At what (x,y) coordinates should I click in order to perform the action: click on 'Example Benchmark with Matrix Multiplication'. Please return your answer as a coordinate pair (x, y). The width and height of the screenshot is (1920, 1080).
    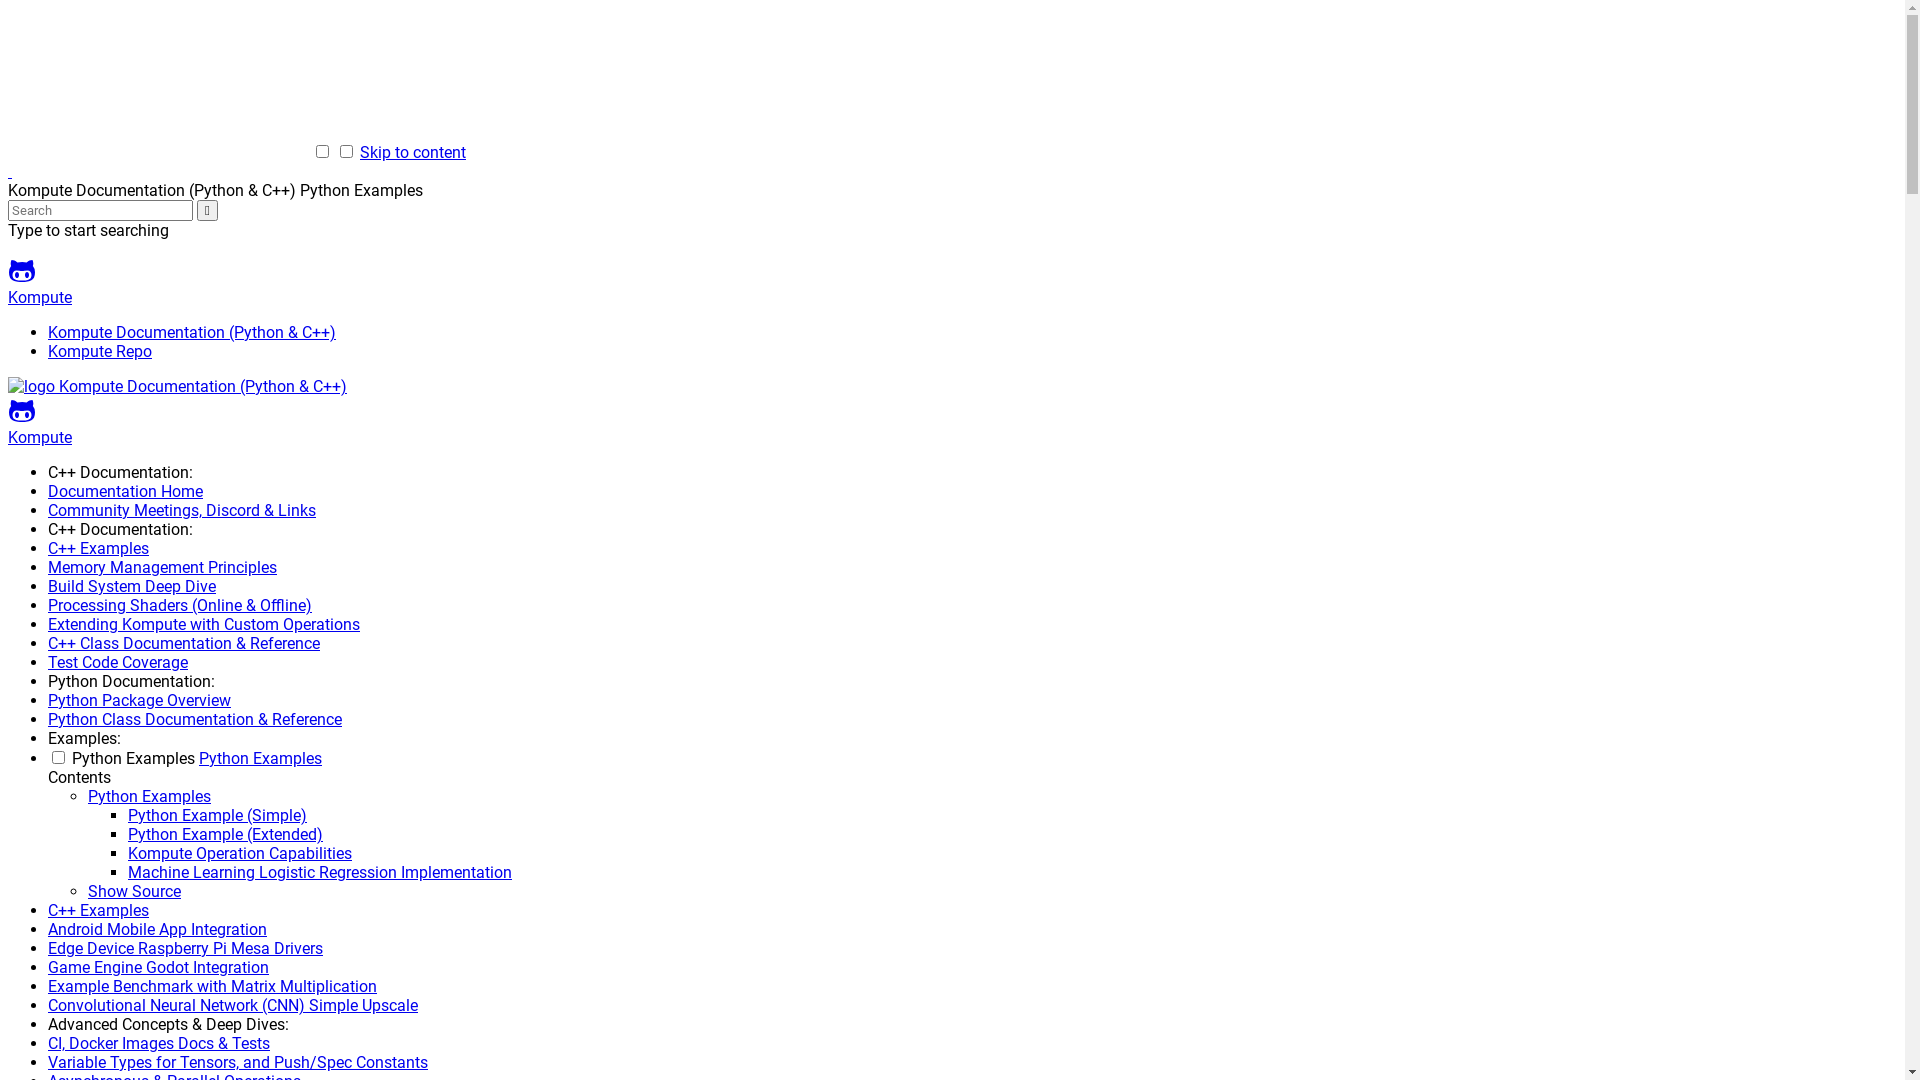
    Looking at the image, I should click on (48, 985).